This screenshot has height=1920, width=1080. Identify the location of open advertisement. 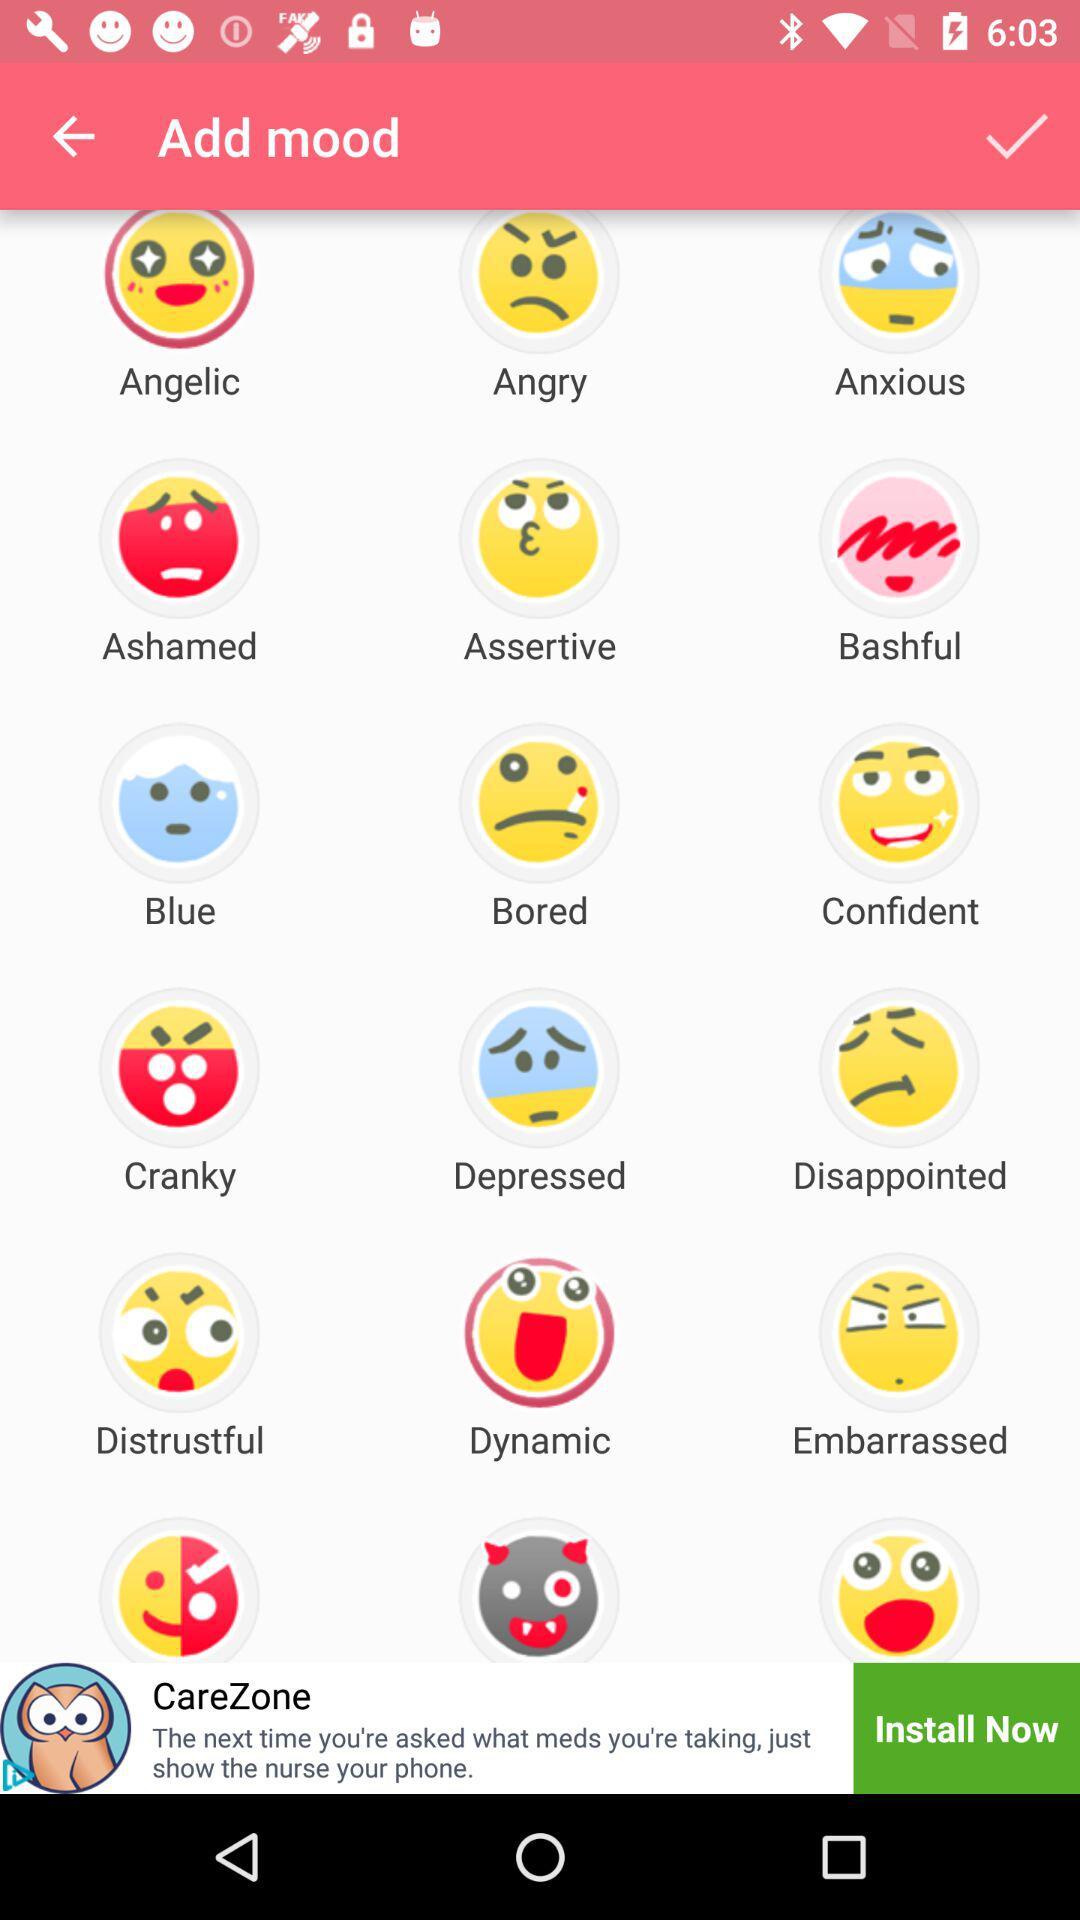
(64, 1727).